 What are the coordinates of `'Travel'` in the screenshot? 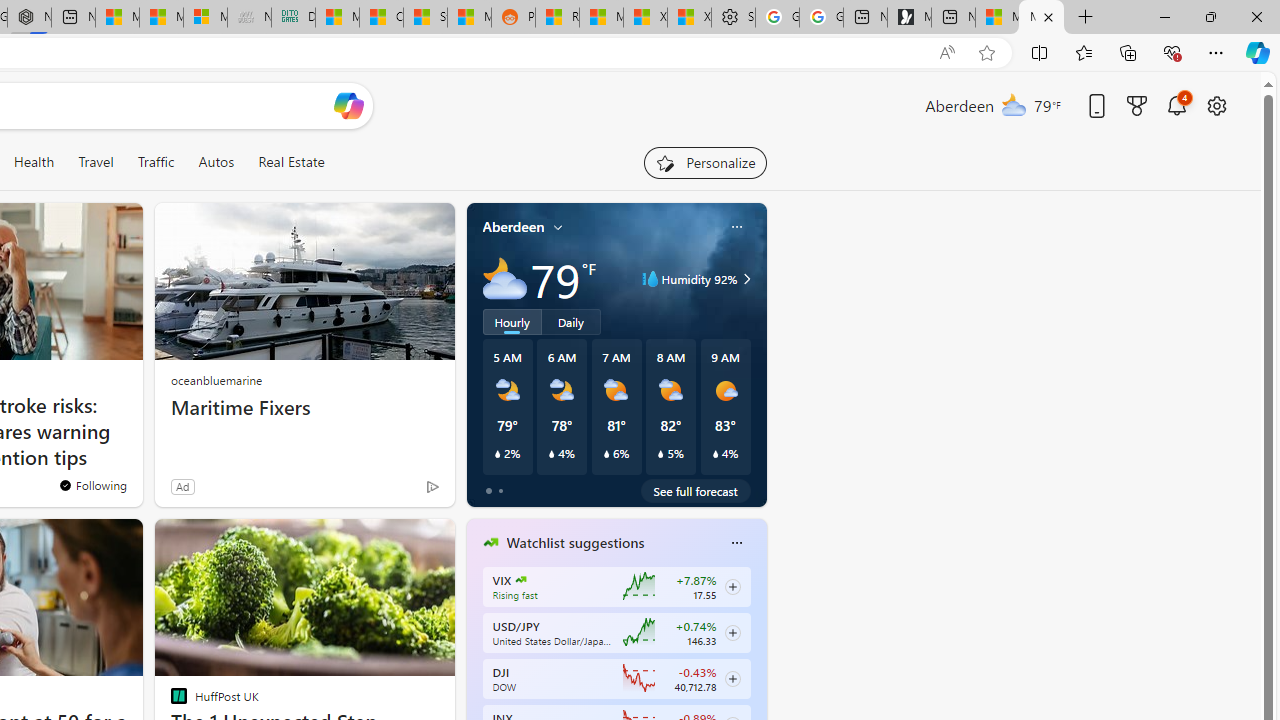 It's located at (95, 161).